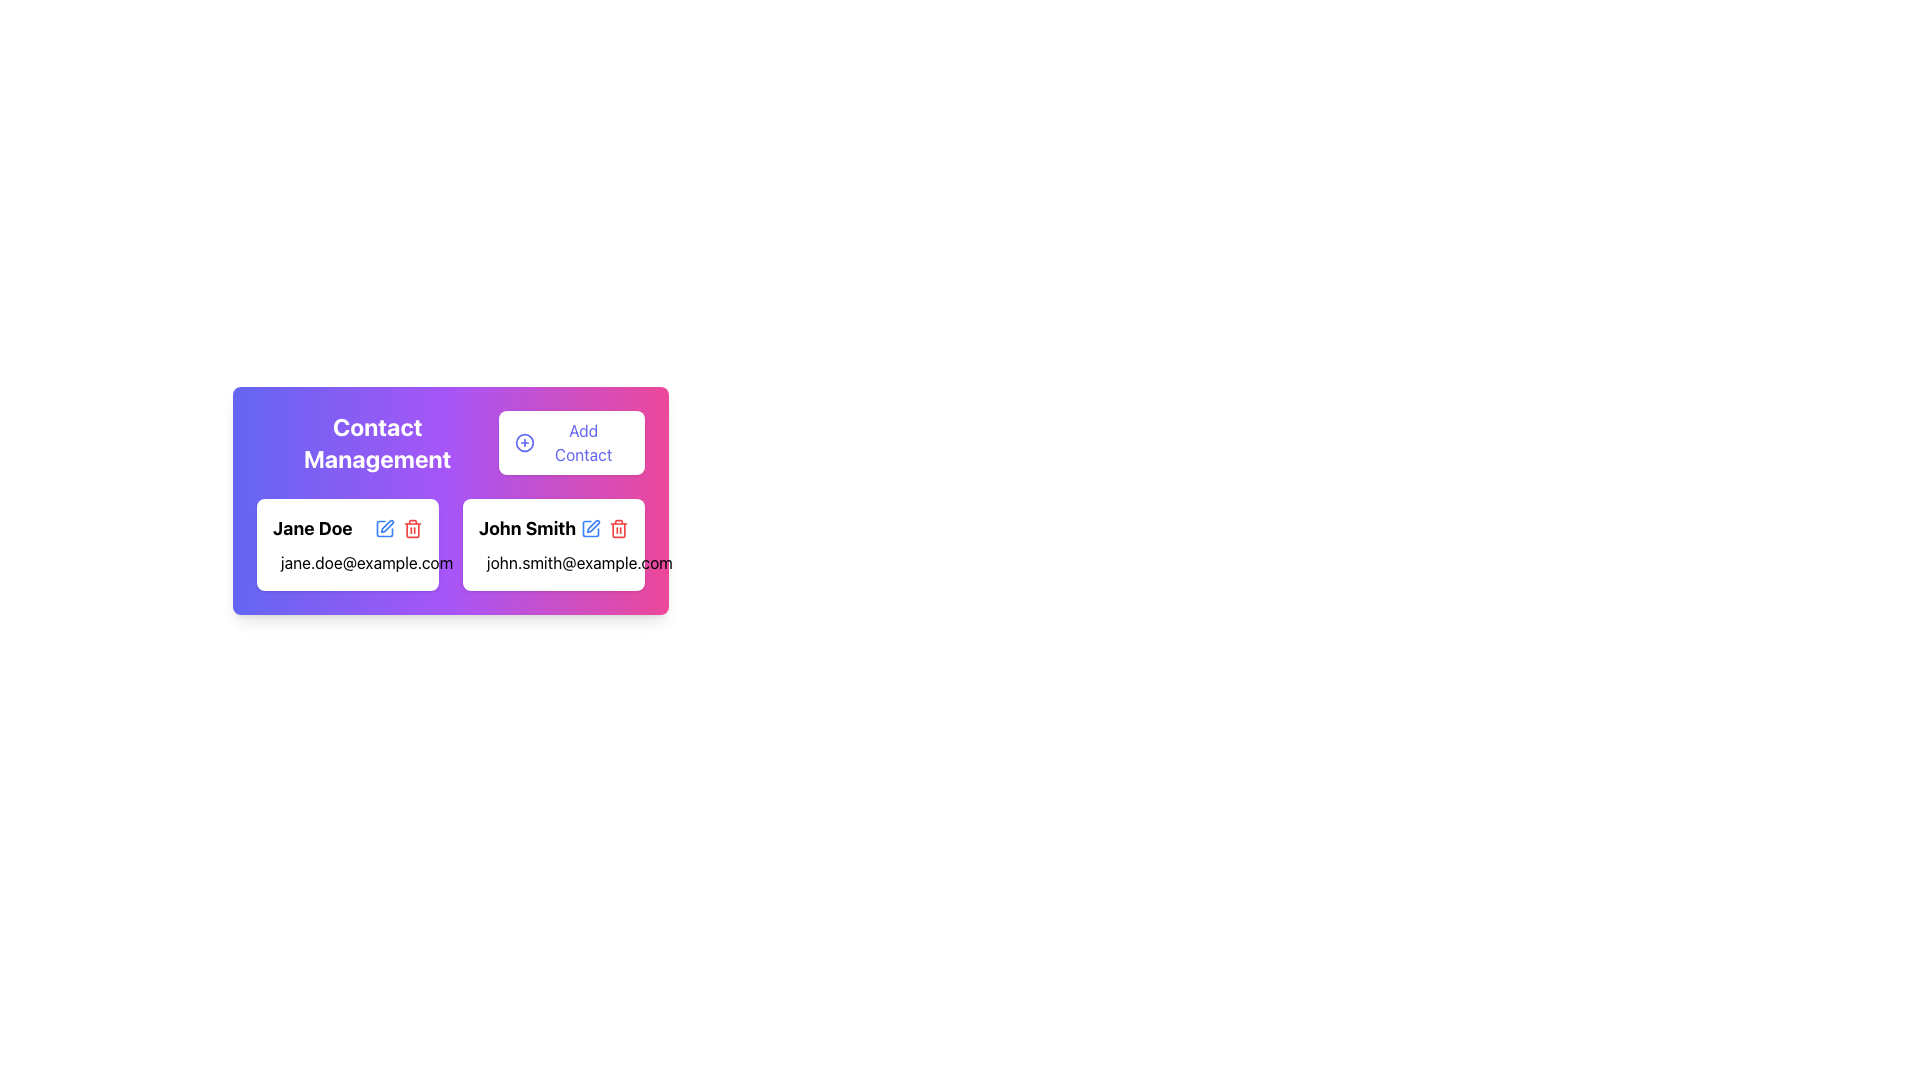 Image resolution: width=1920 pixels, height=1080 pixels. Describe the element at coordinates (618, 527) in the screenshot. I see `the delete icon button located in the bottom-right corner of the 'John Smith' contact card` at that location.